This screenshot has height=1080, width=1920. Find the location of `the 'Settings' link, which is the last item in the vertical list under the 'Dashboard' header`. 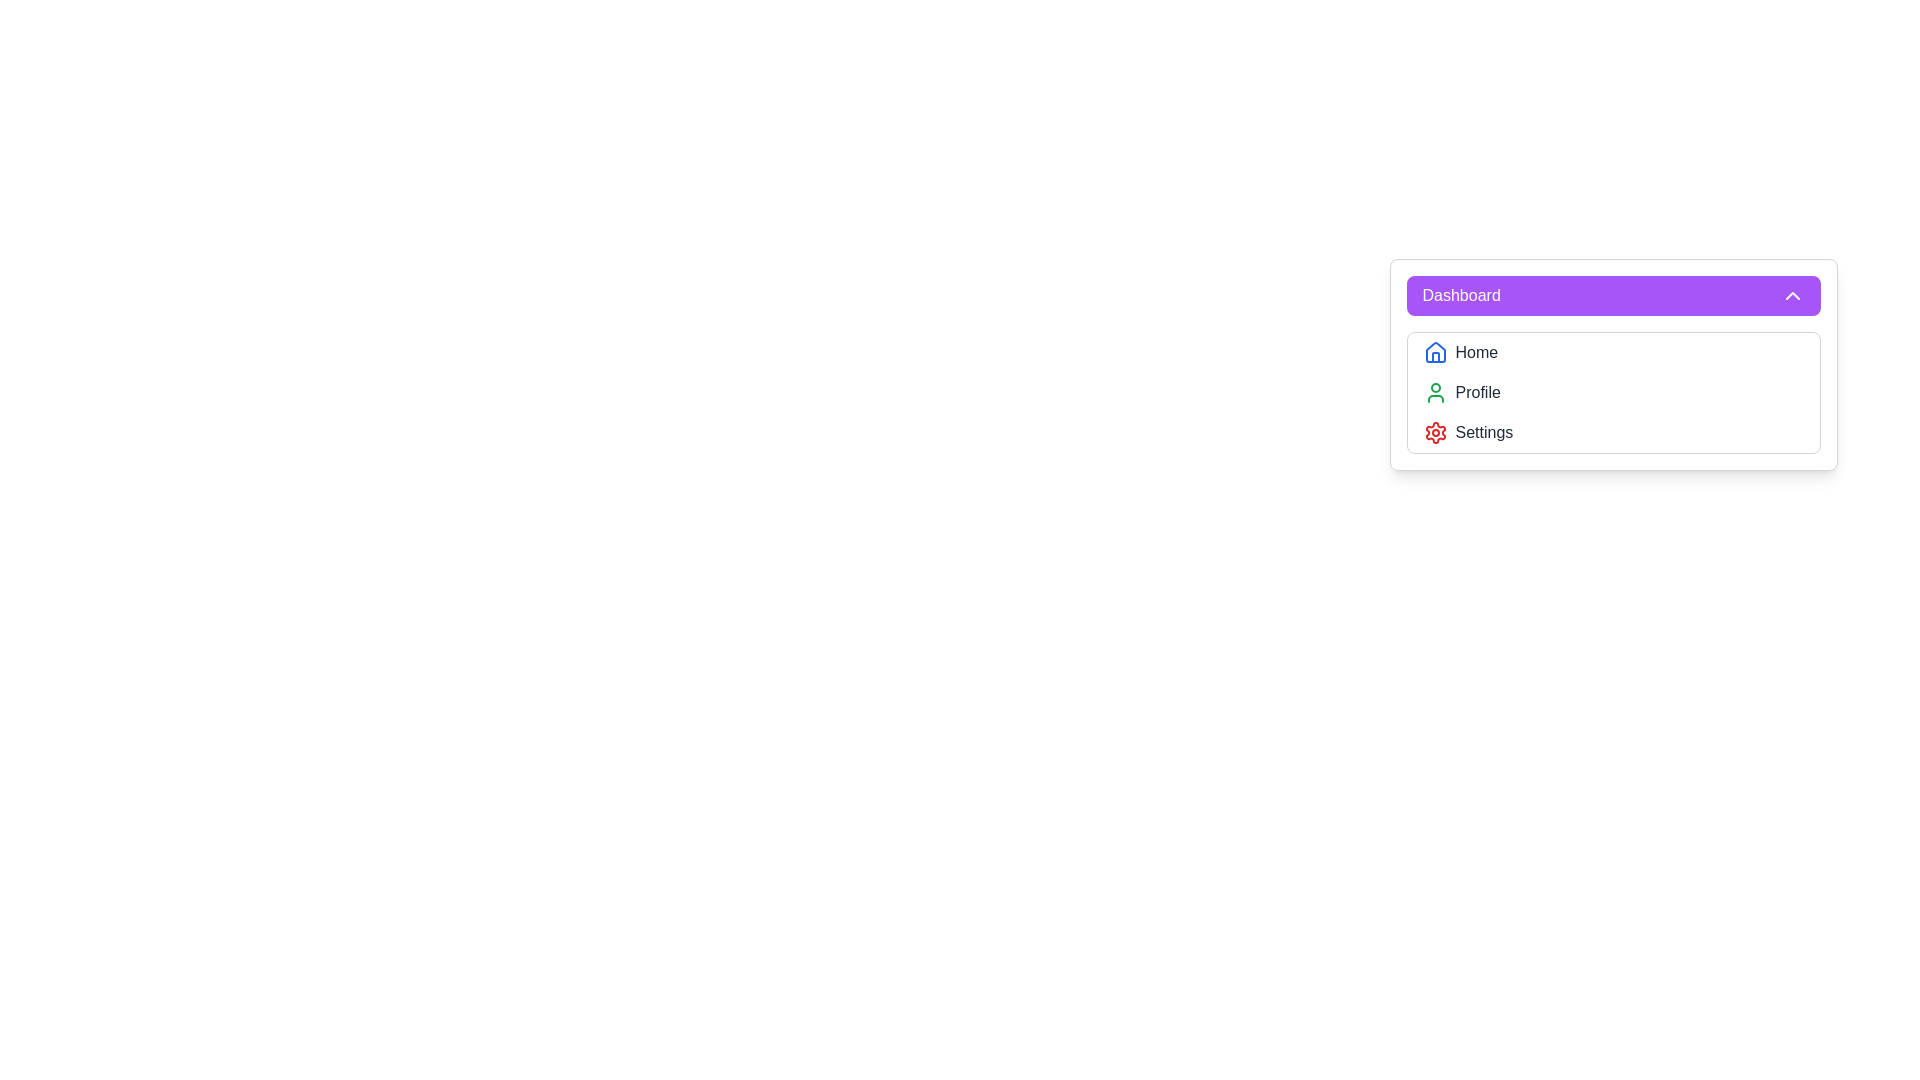

the 'Settings' link, which is the last item in the vertical list under the 'Dashboard' header is located at coordinates (1484, 431).